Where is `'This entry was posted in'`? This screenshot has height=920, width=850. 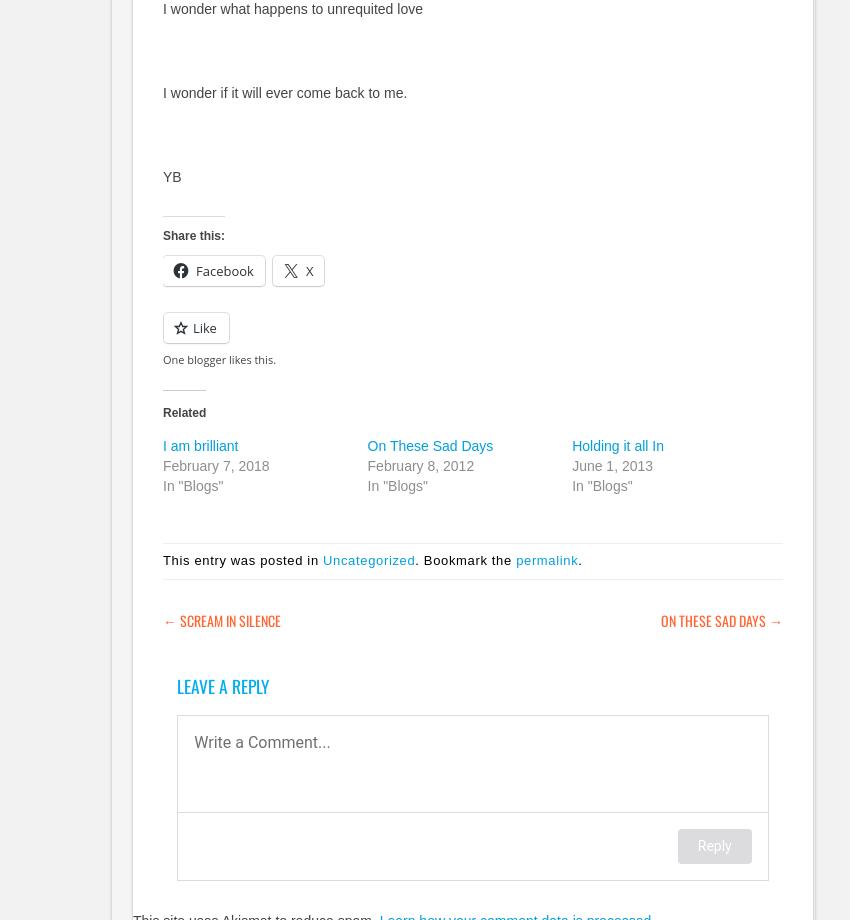 'This entry was posted in' is located at coordinates (243, 560).